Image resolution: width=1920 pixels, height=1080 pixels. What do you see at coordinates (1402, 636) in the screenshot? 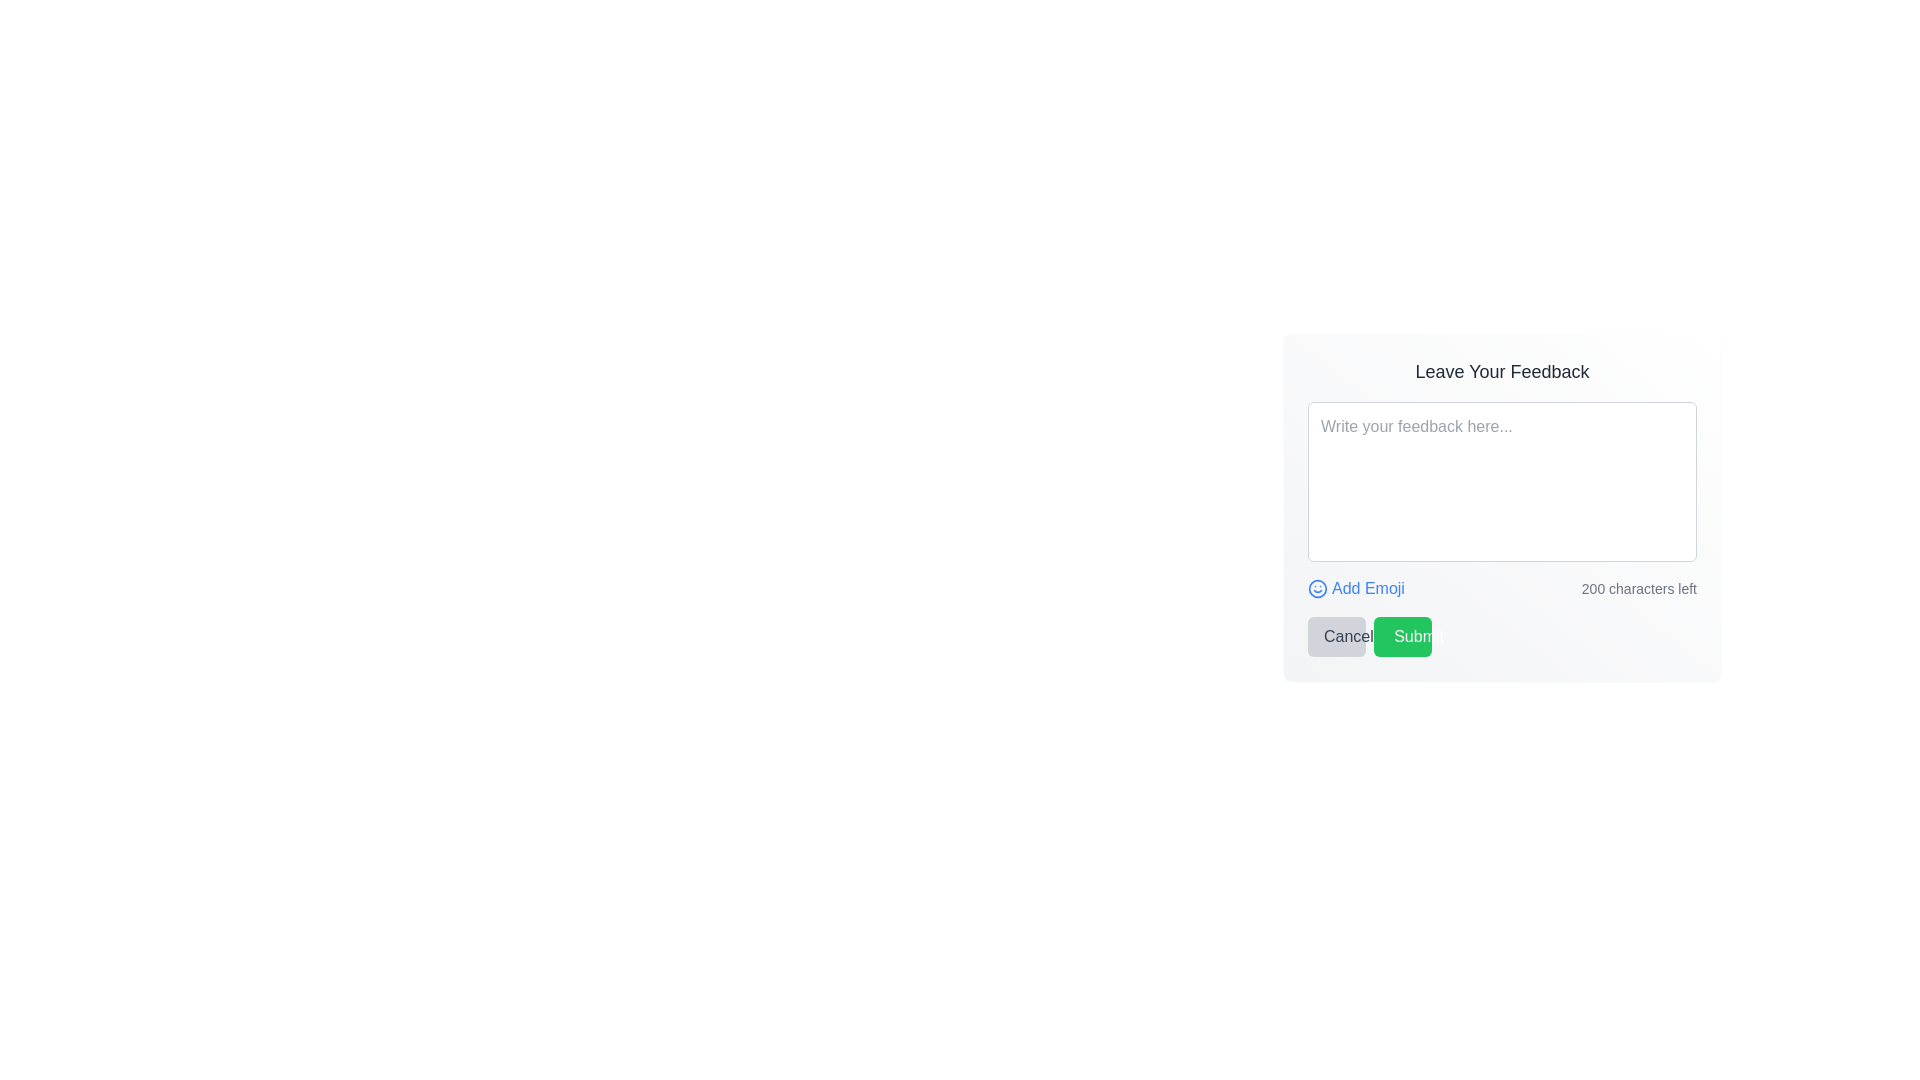
I see `the submission button for the feedback form located in the 'Leave Your Feedback' section` at bounding box center [1402, 636].